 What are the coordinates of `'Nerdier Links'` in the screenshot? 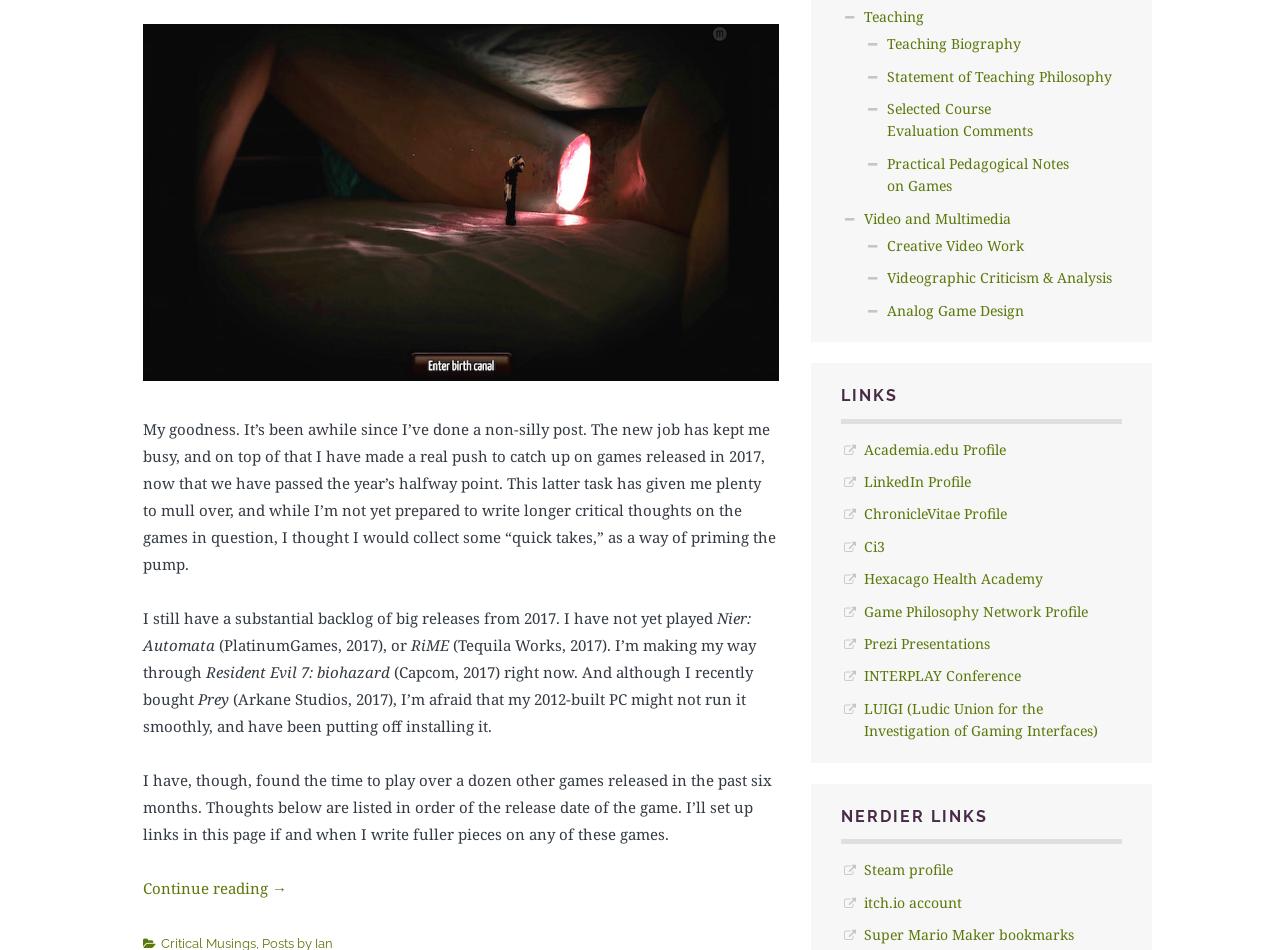 It's located at (839, 814).